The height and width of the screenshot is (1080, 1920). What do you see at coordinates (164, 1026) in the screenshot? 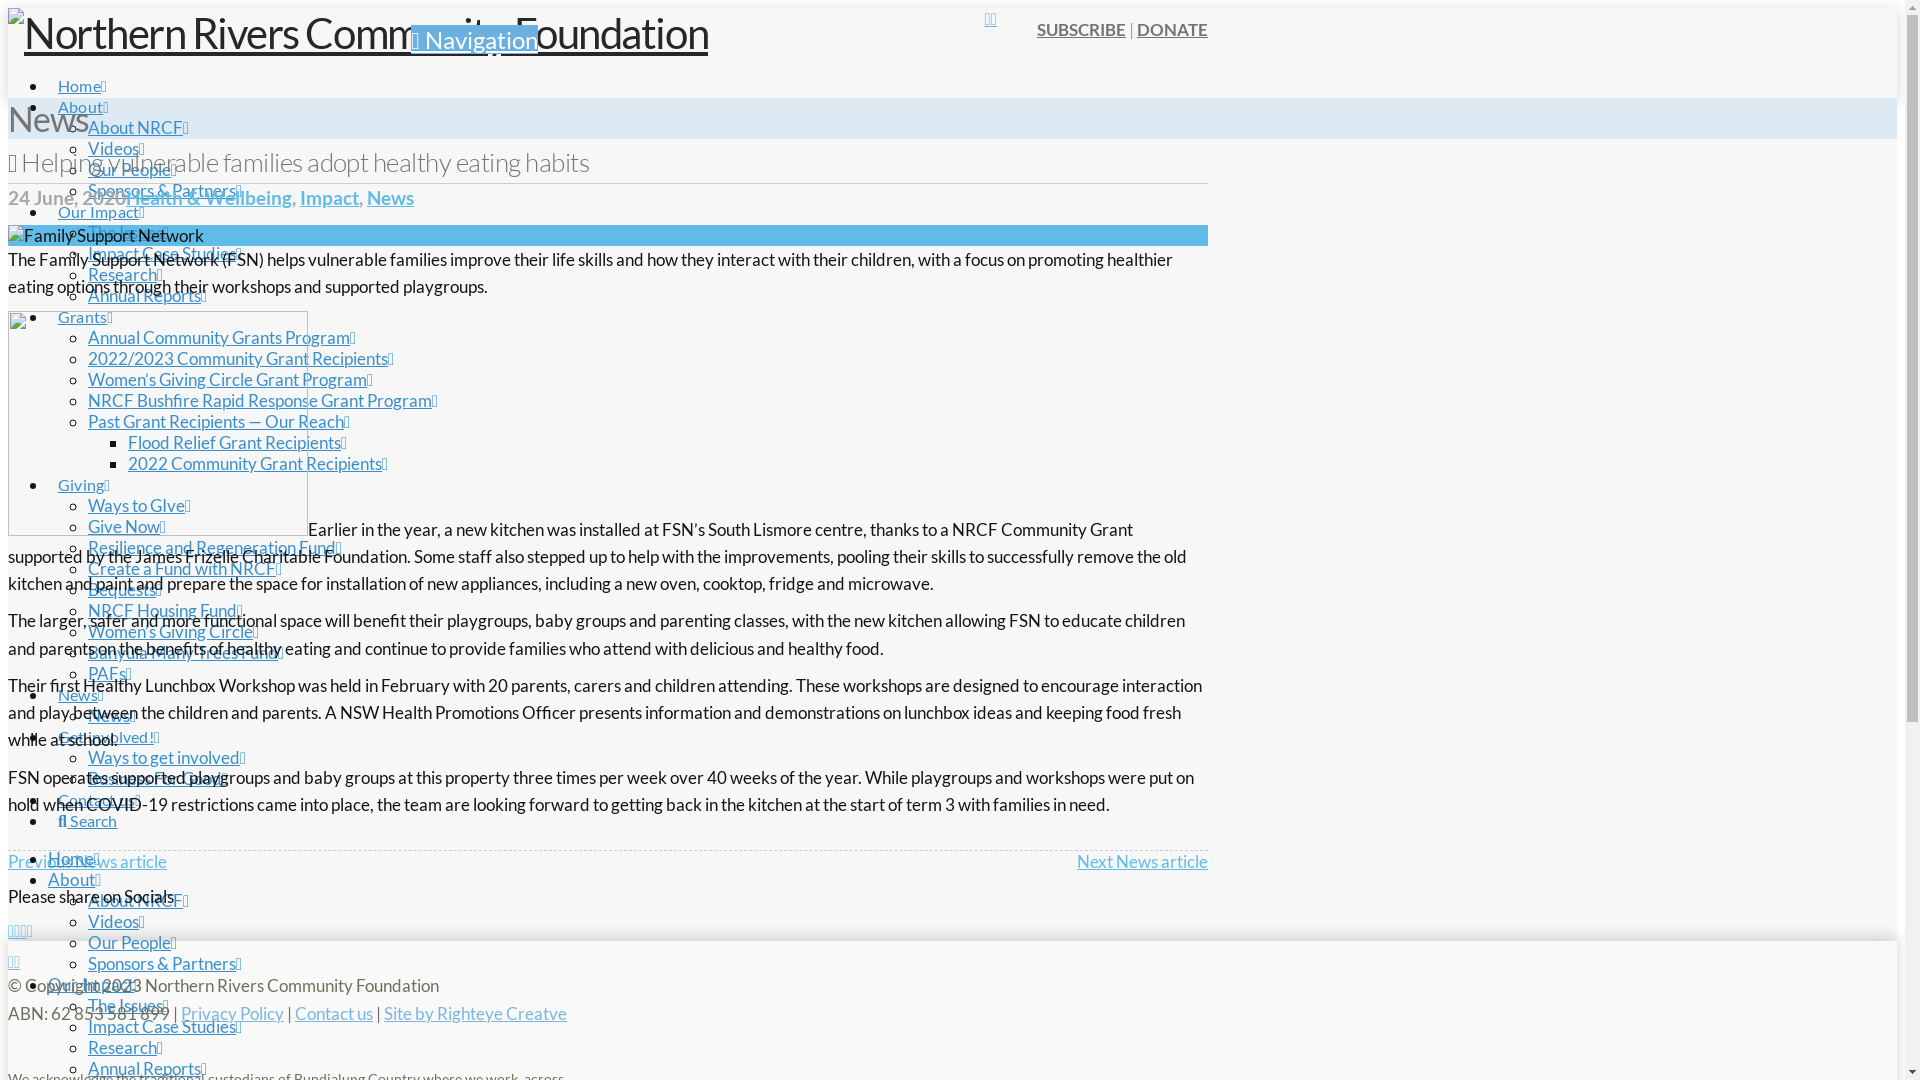
I see `'Impact Case Studies'` at bounding box center [164, 1026].